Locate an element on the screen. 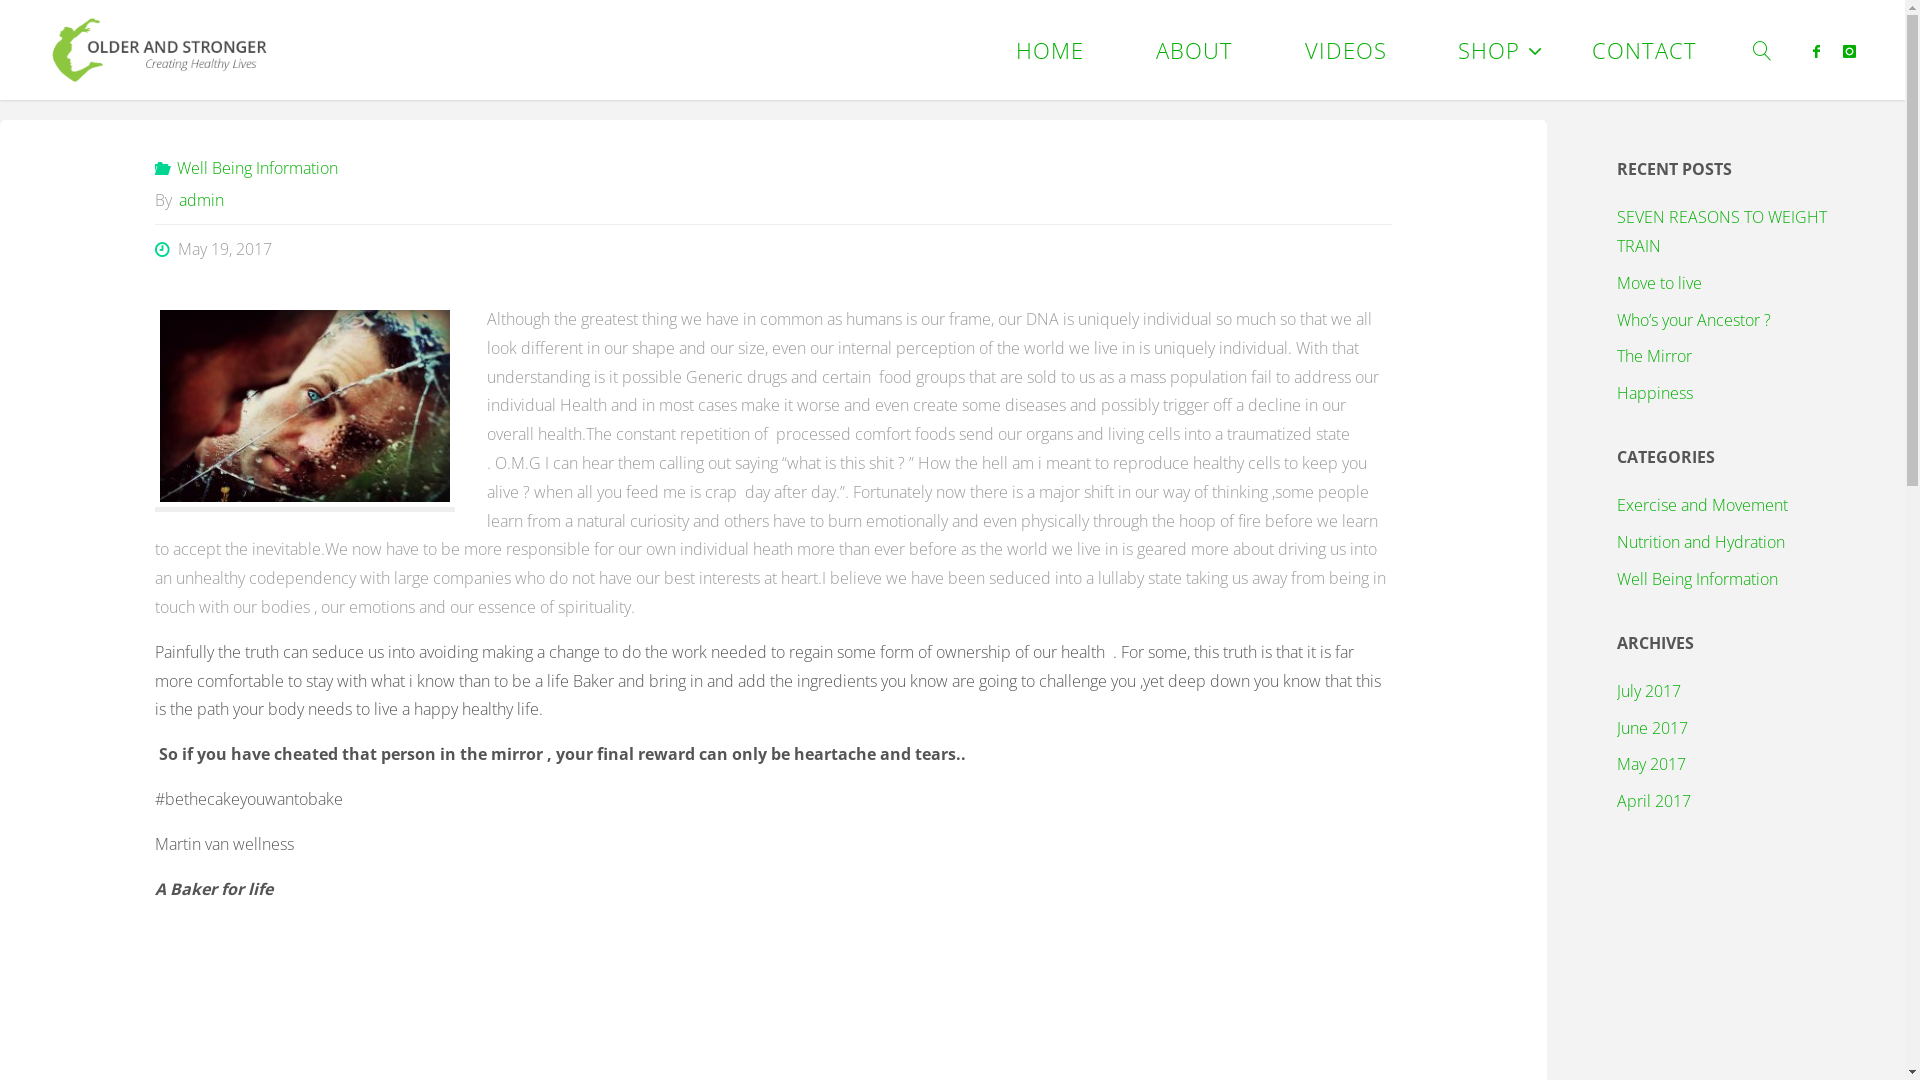 This screenshot has width=1920, height=1080. 'May 2017' is located at coordinates (1651, 763).